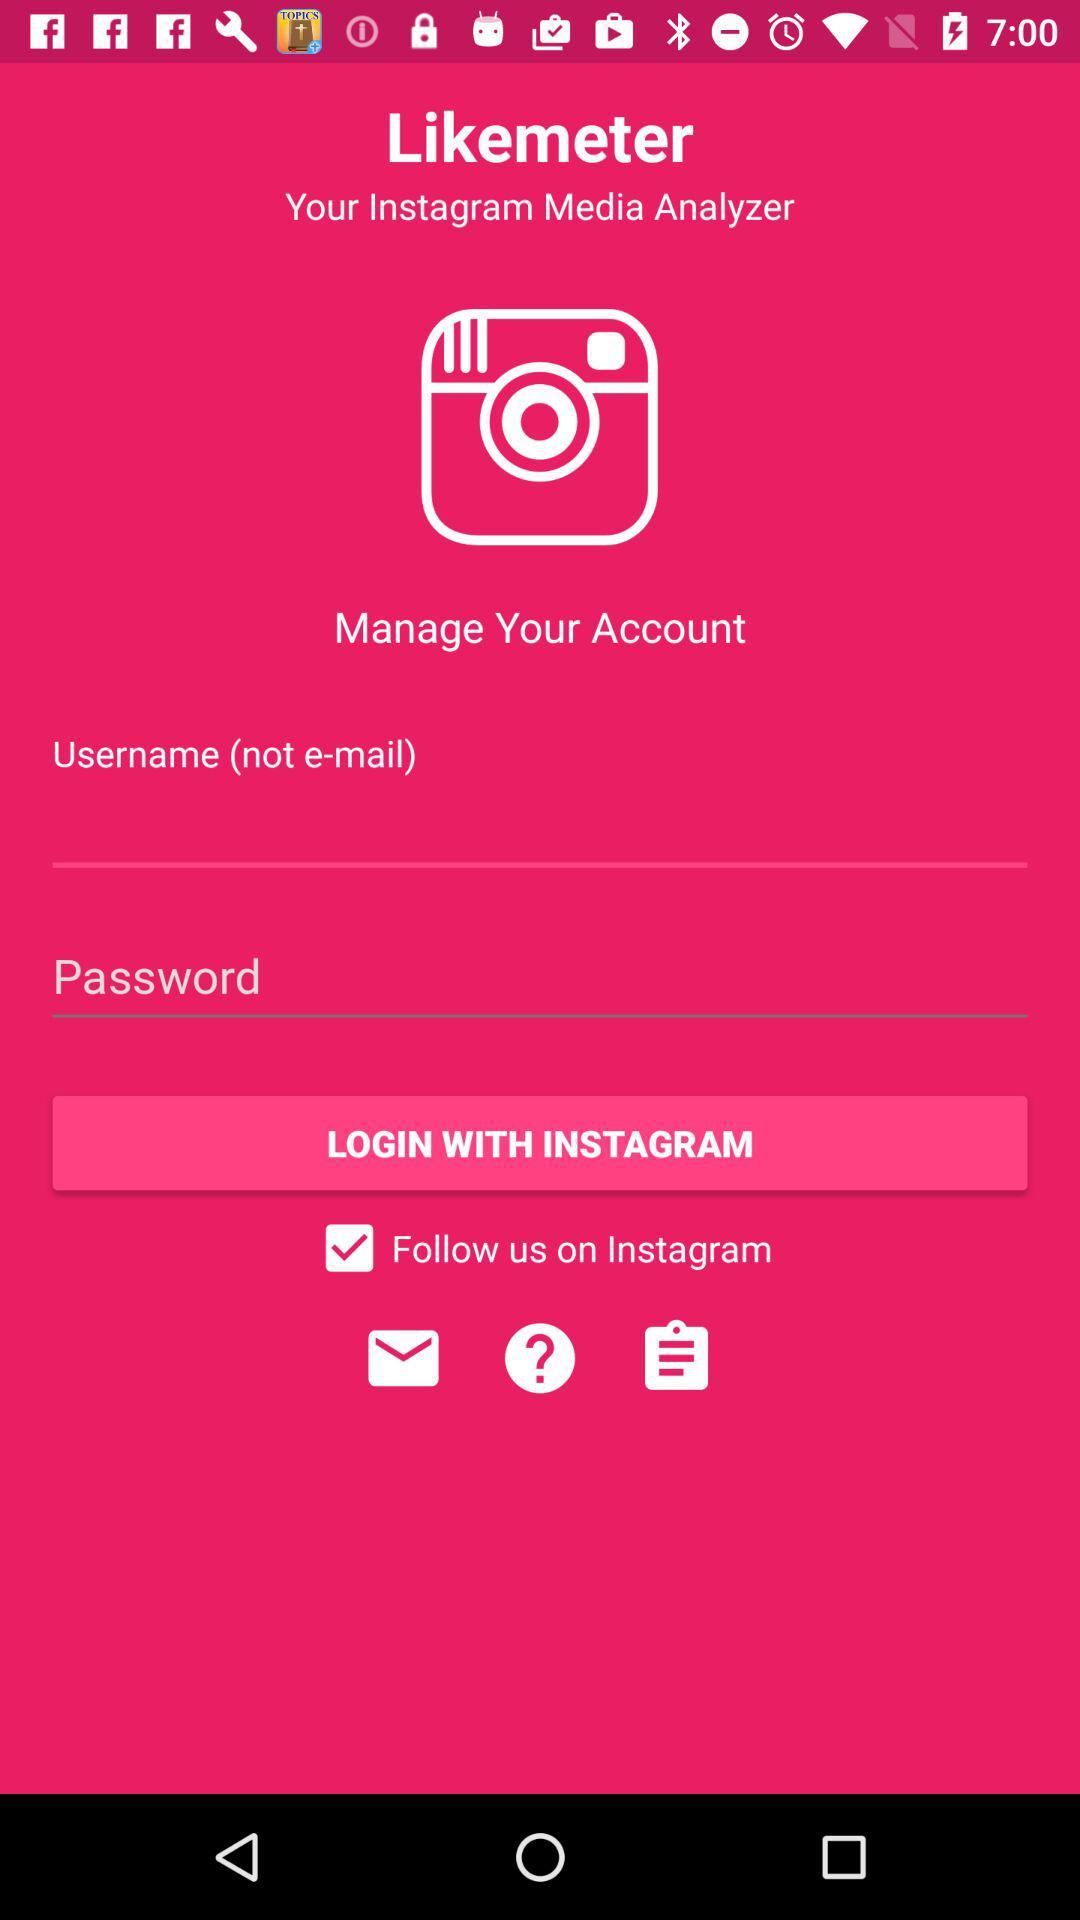 This screenshot has height=1920, width=1080. Describe the element at coordinates (403, 1358) in the screenshot. I see `the item below the follow us on icon` at that location.